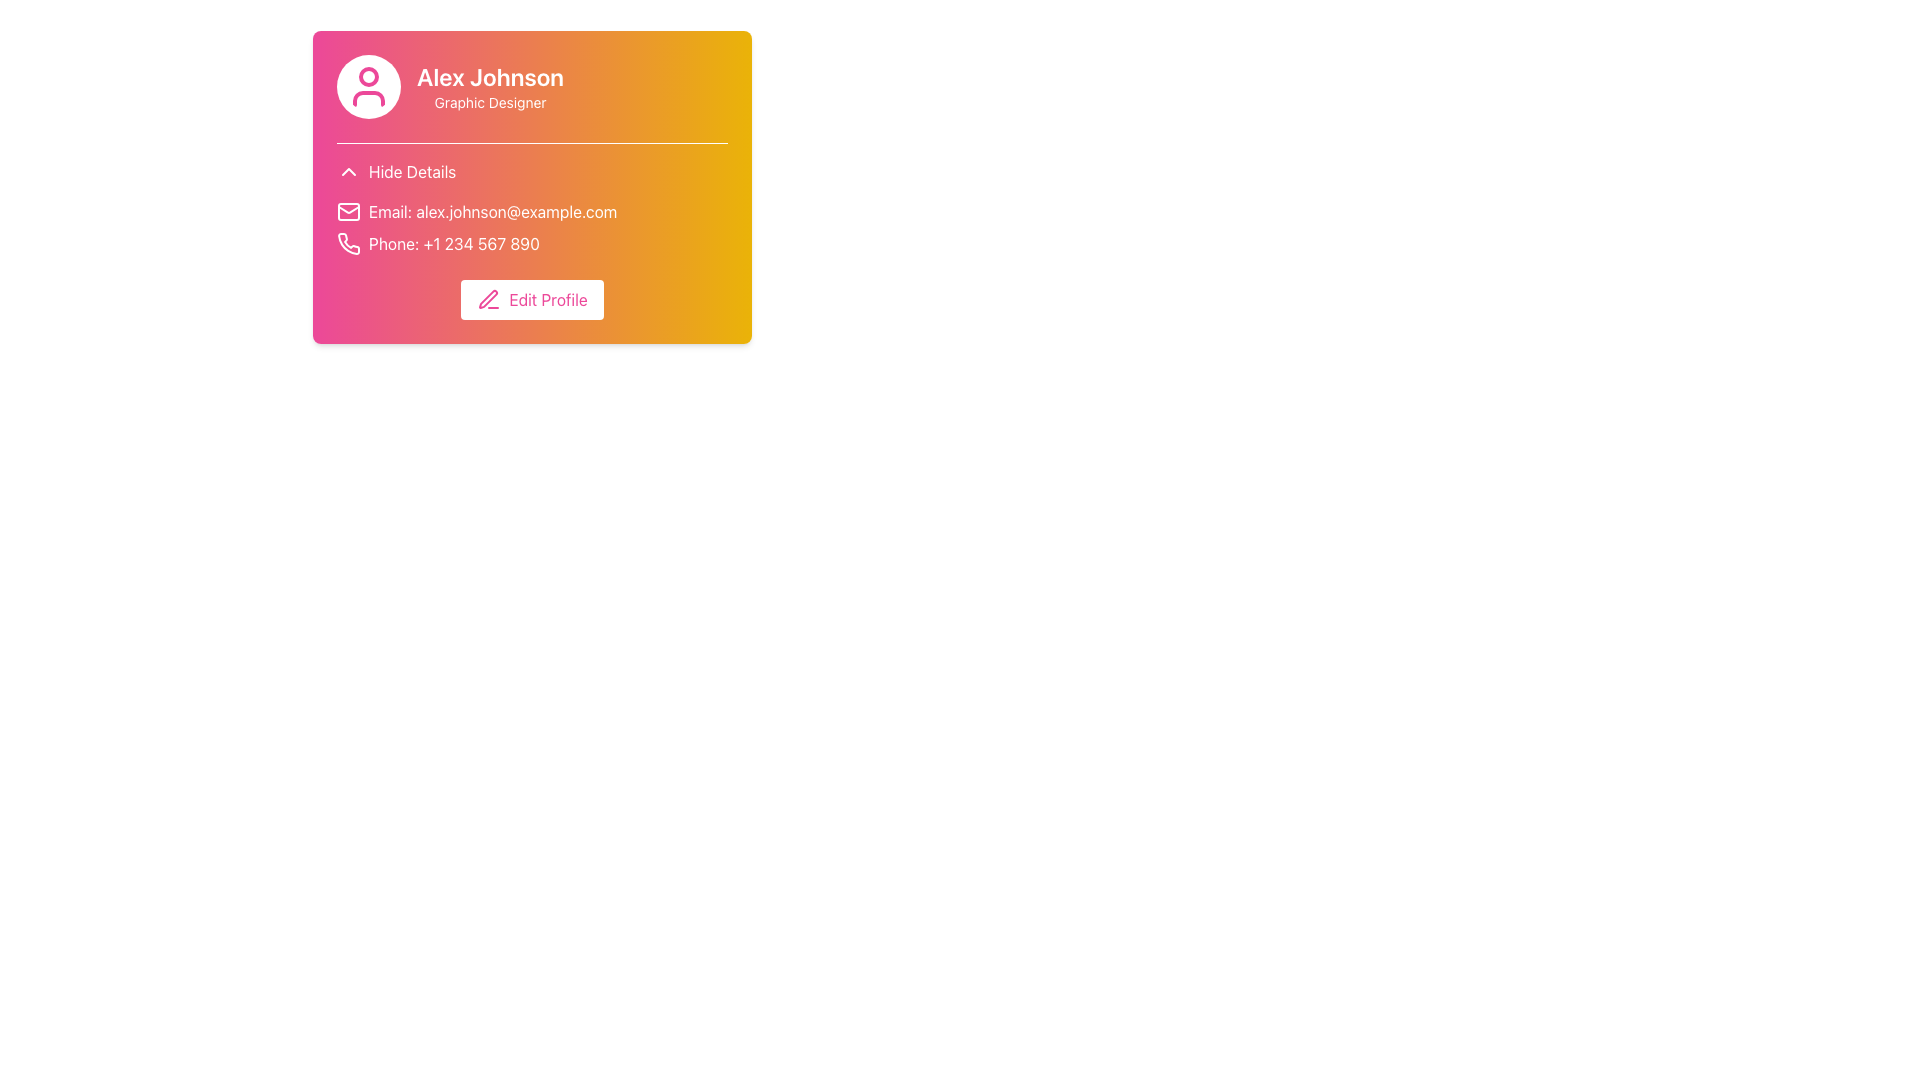 Image resolution: width=1920 pixels, height=1080 pixels. What do you see at coordinates (493, 212) in the screenshot?
I see `displayed email address from the text label that shows 'Email: alex.johnson@example.com', which is located near an envelope icon in the user profile block` at bounding box center [493, 212].